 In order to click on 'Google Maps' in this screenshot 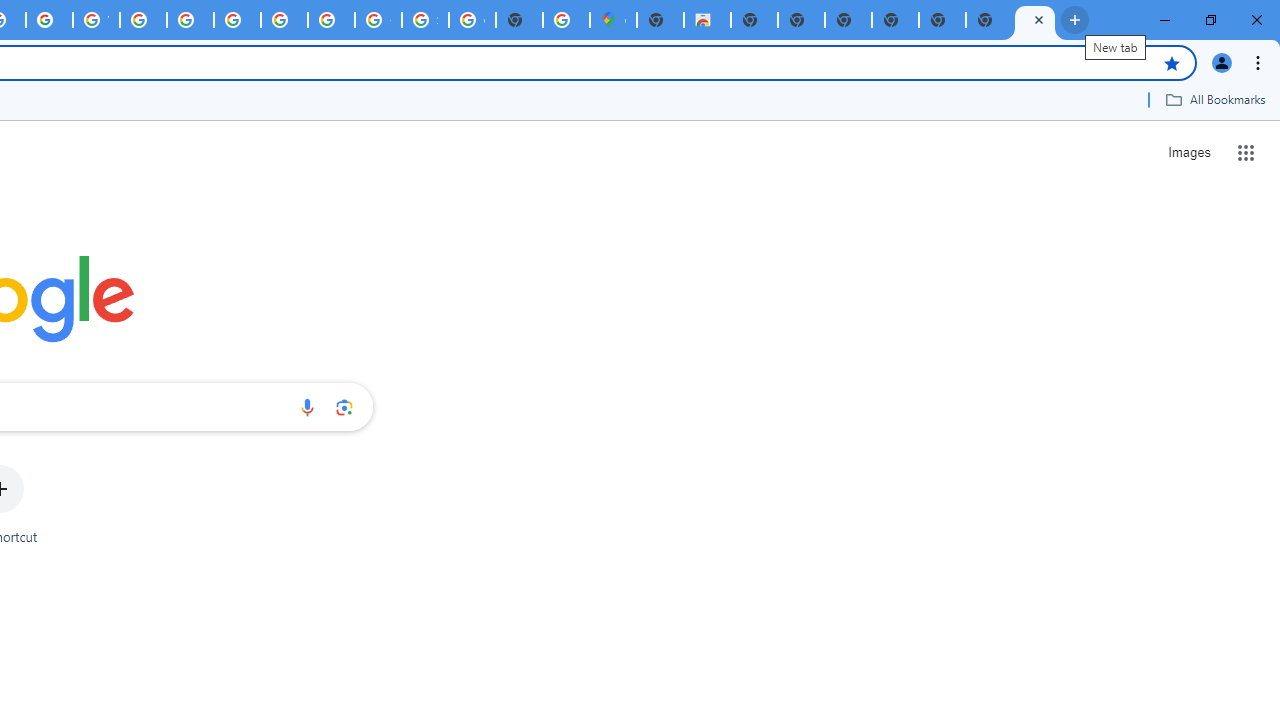, I will do `click(612, 20)`.